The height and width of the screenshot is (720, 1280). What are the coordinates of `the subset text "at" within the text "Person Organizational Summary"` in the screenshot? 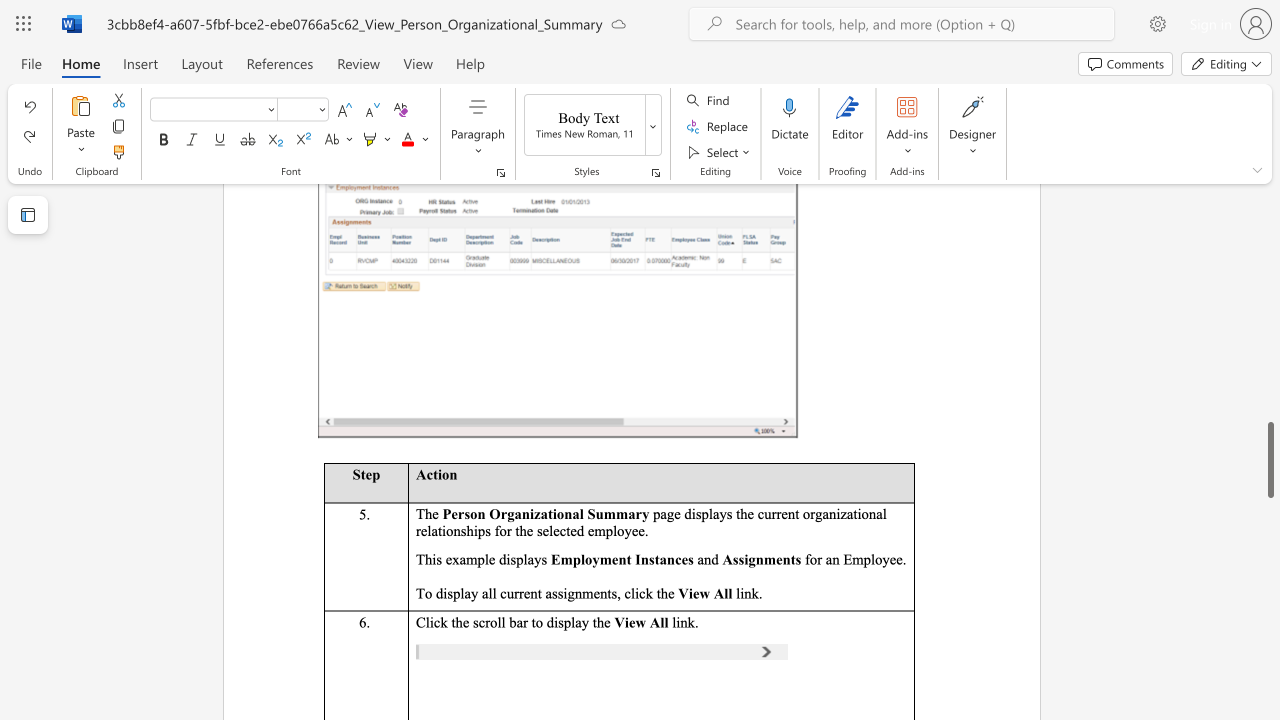 It's located at (540, 512).